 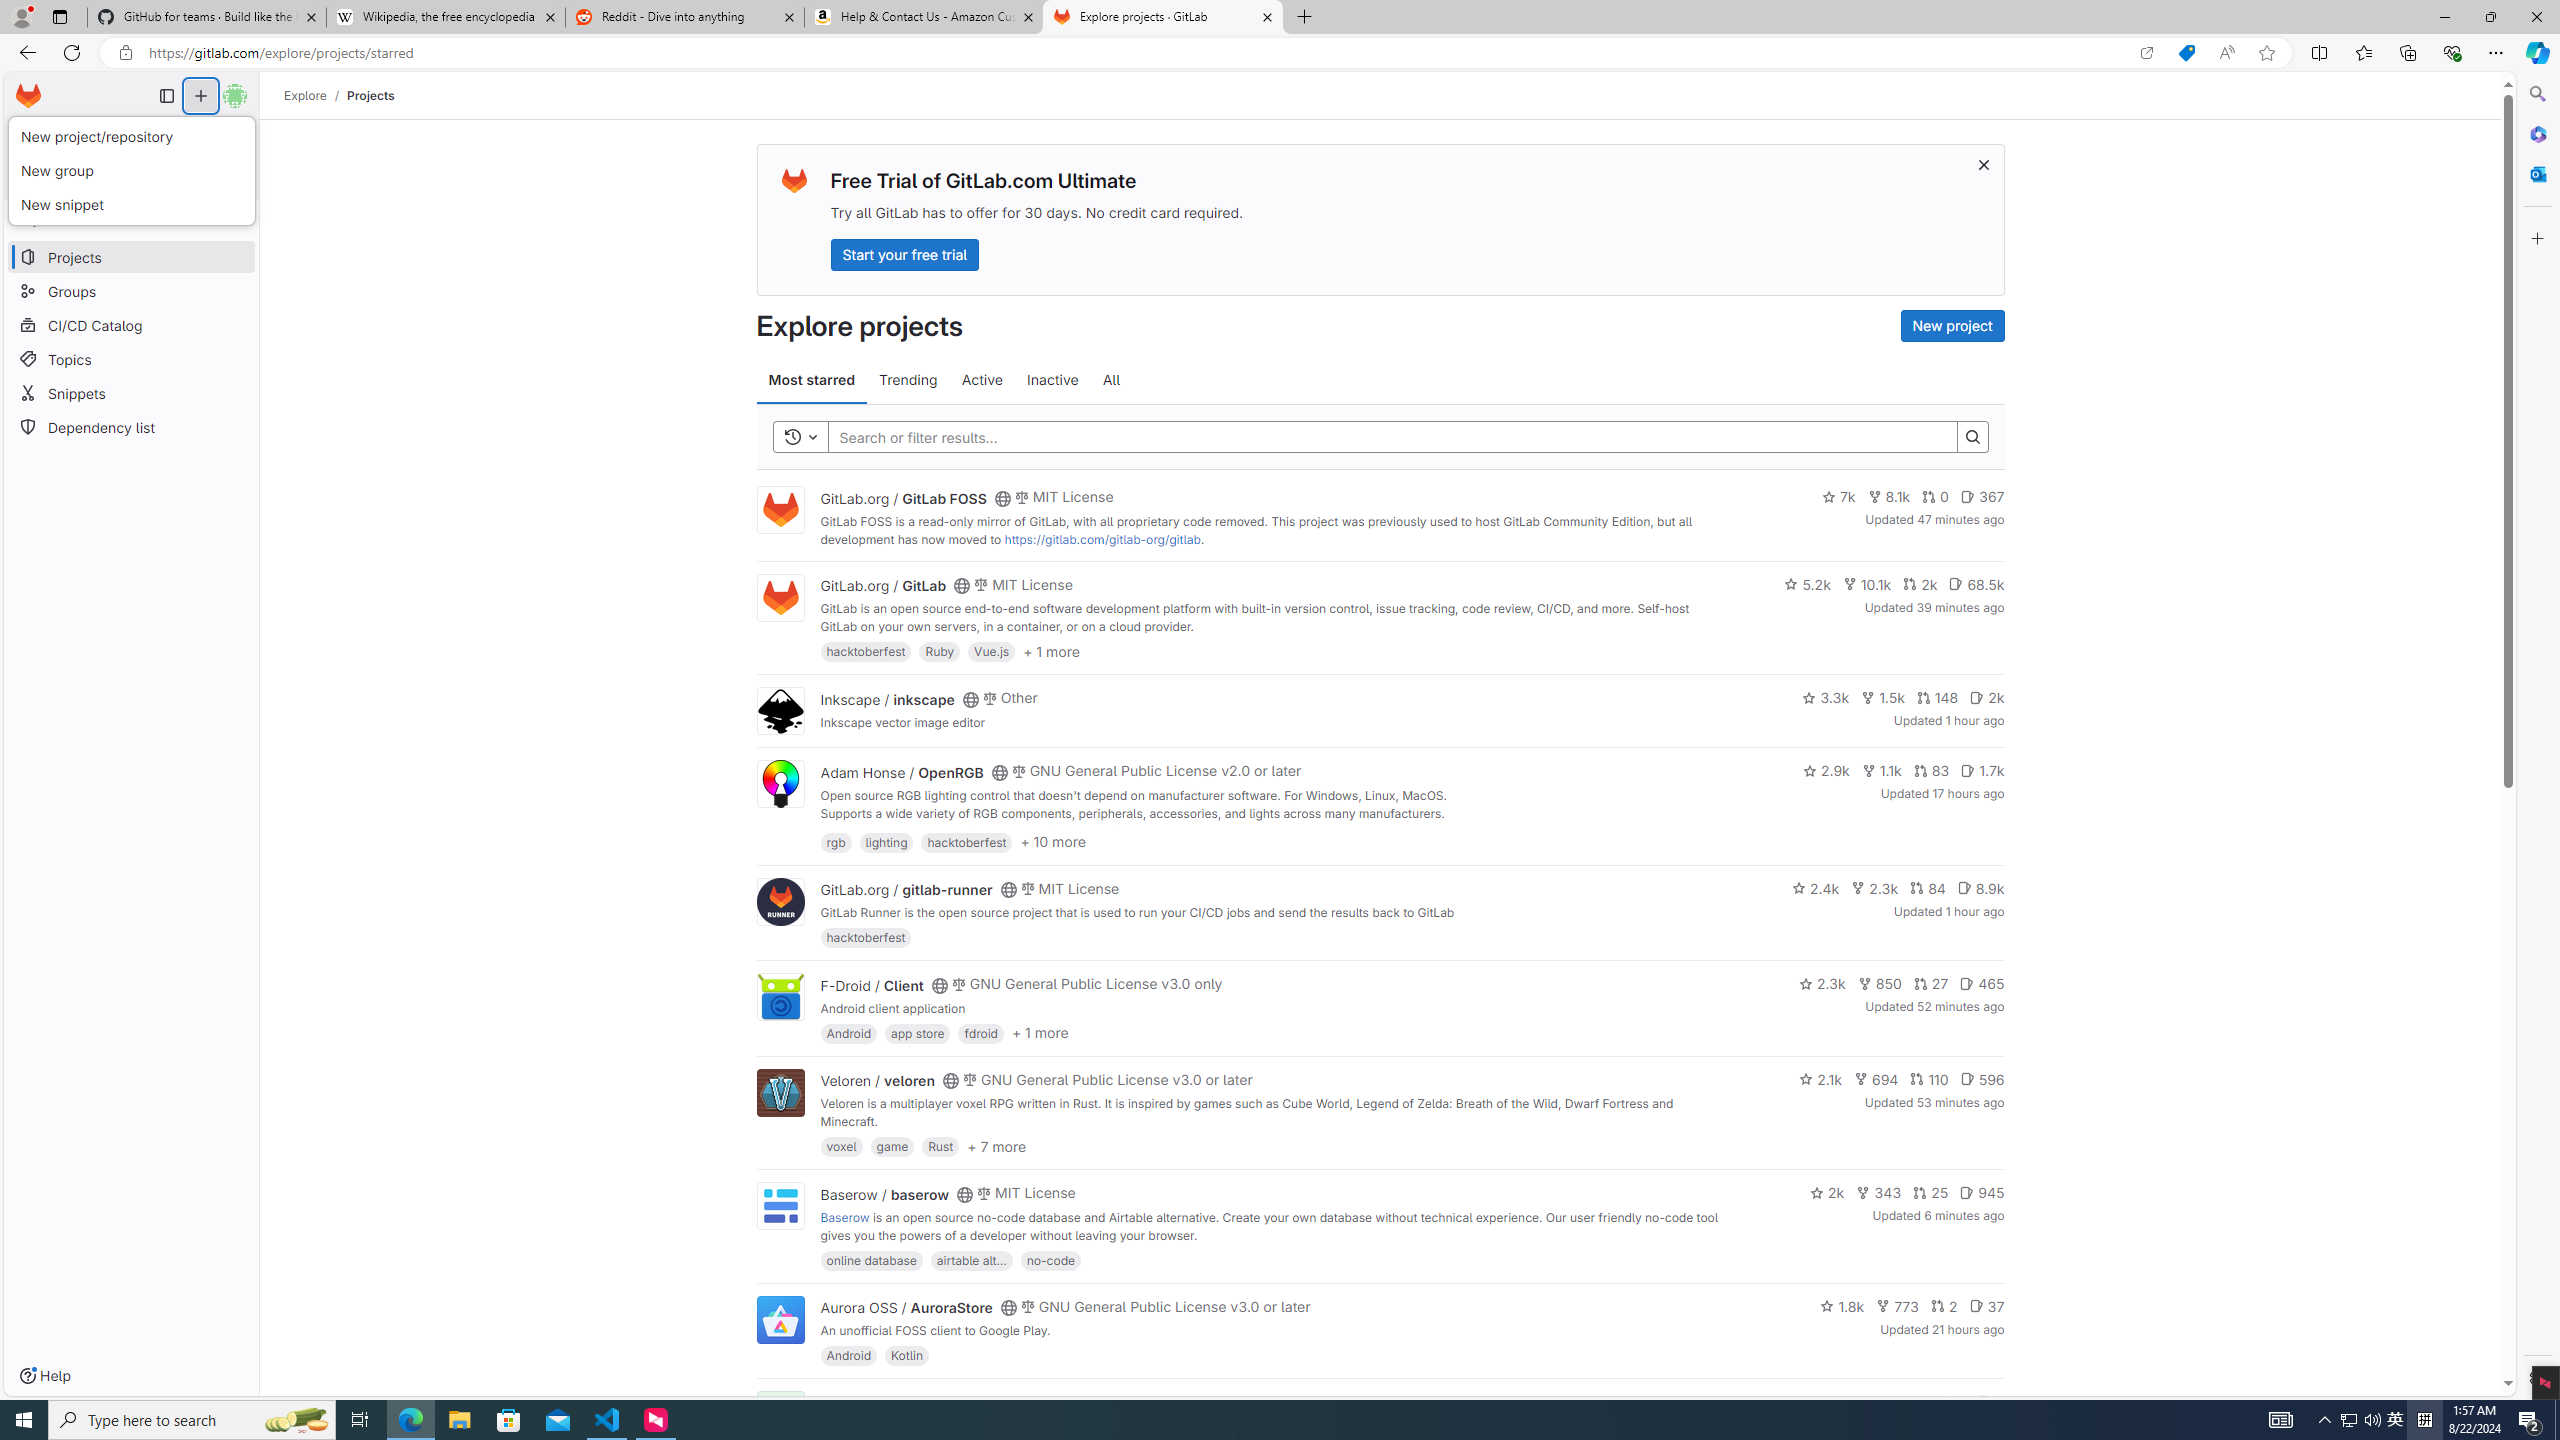 What do you see at coordinates (370, 95) in the screenshot?
I see `'Projects'` at bounding box center [370, 95].